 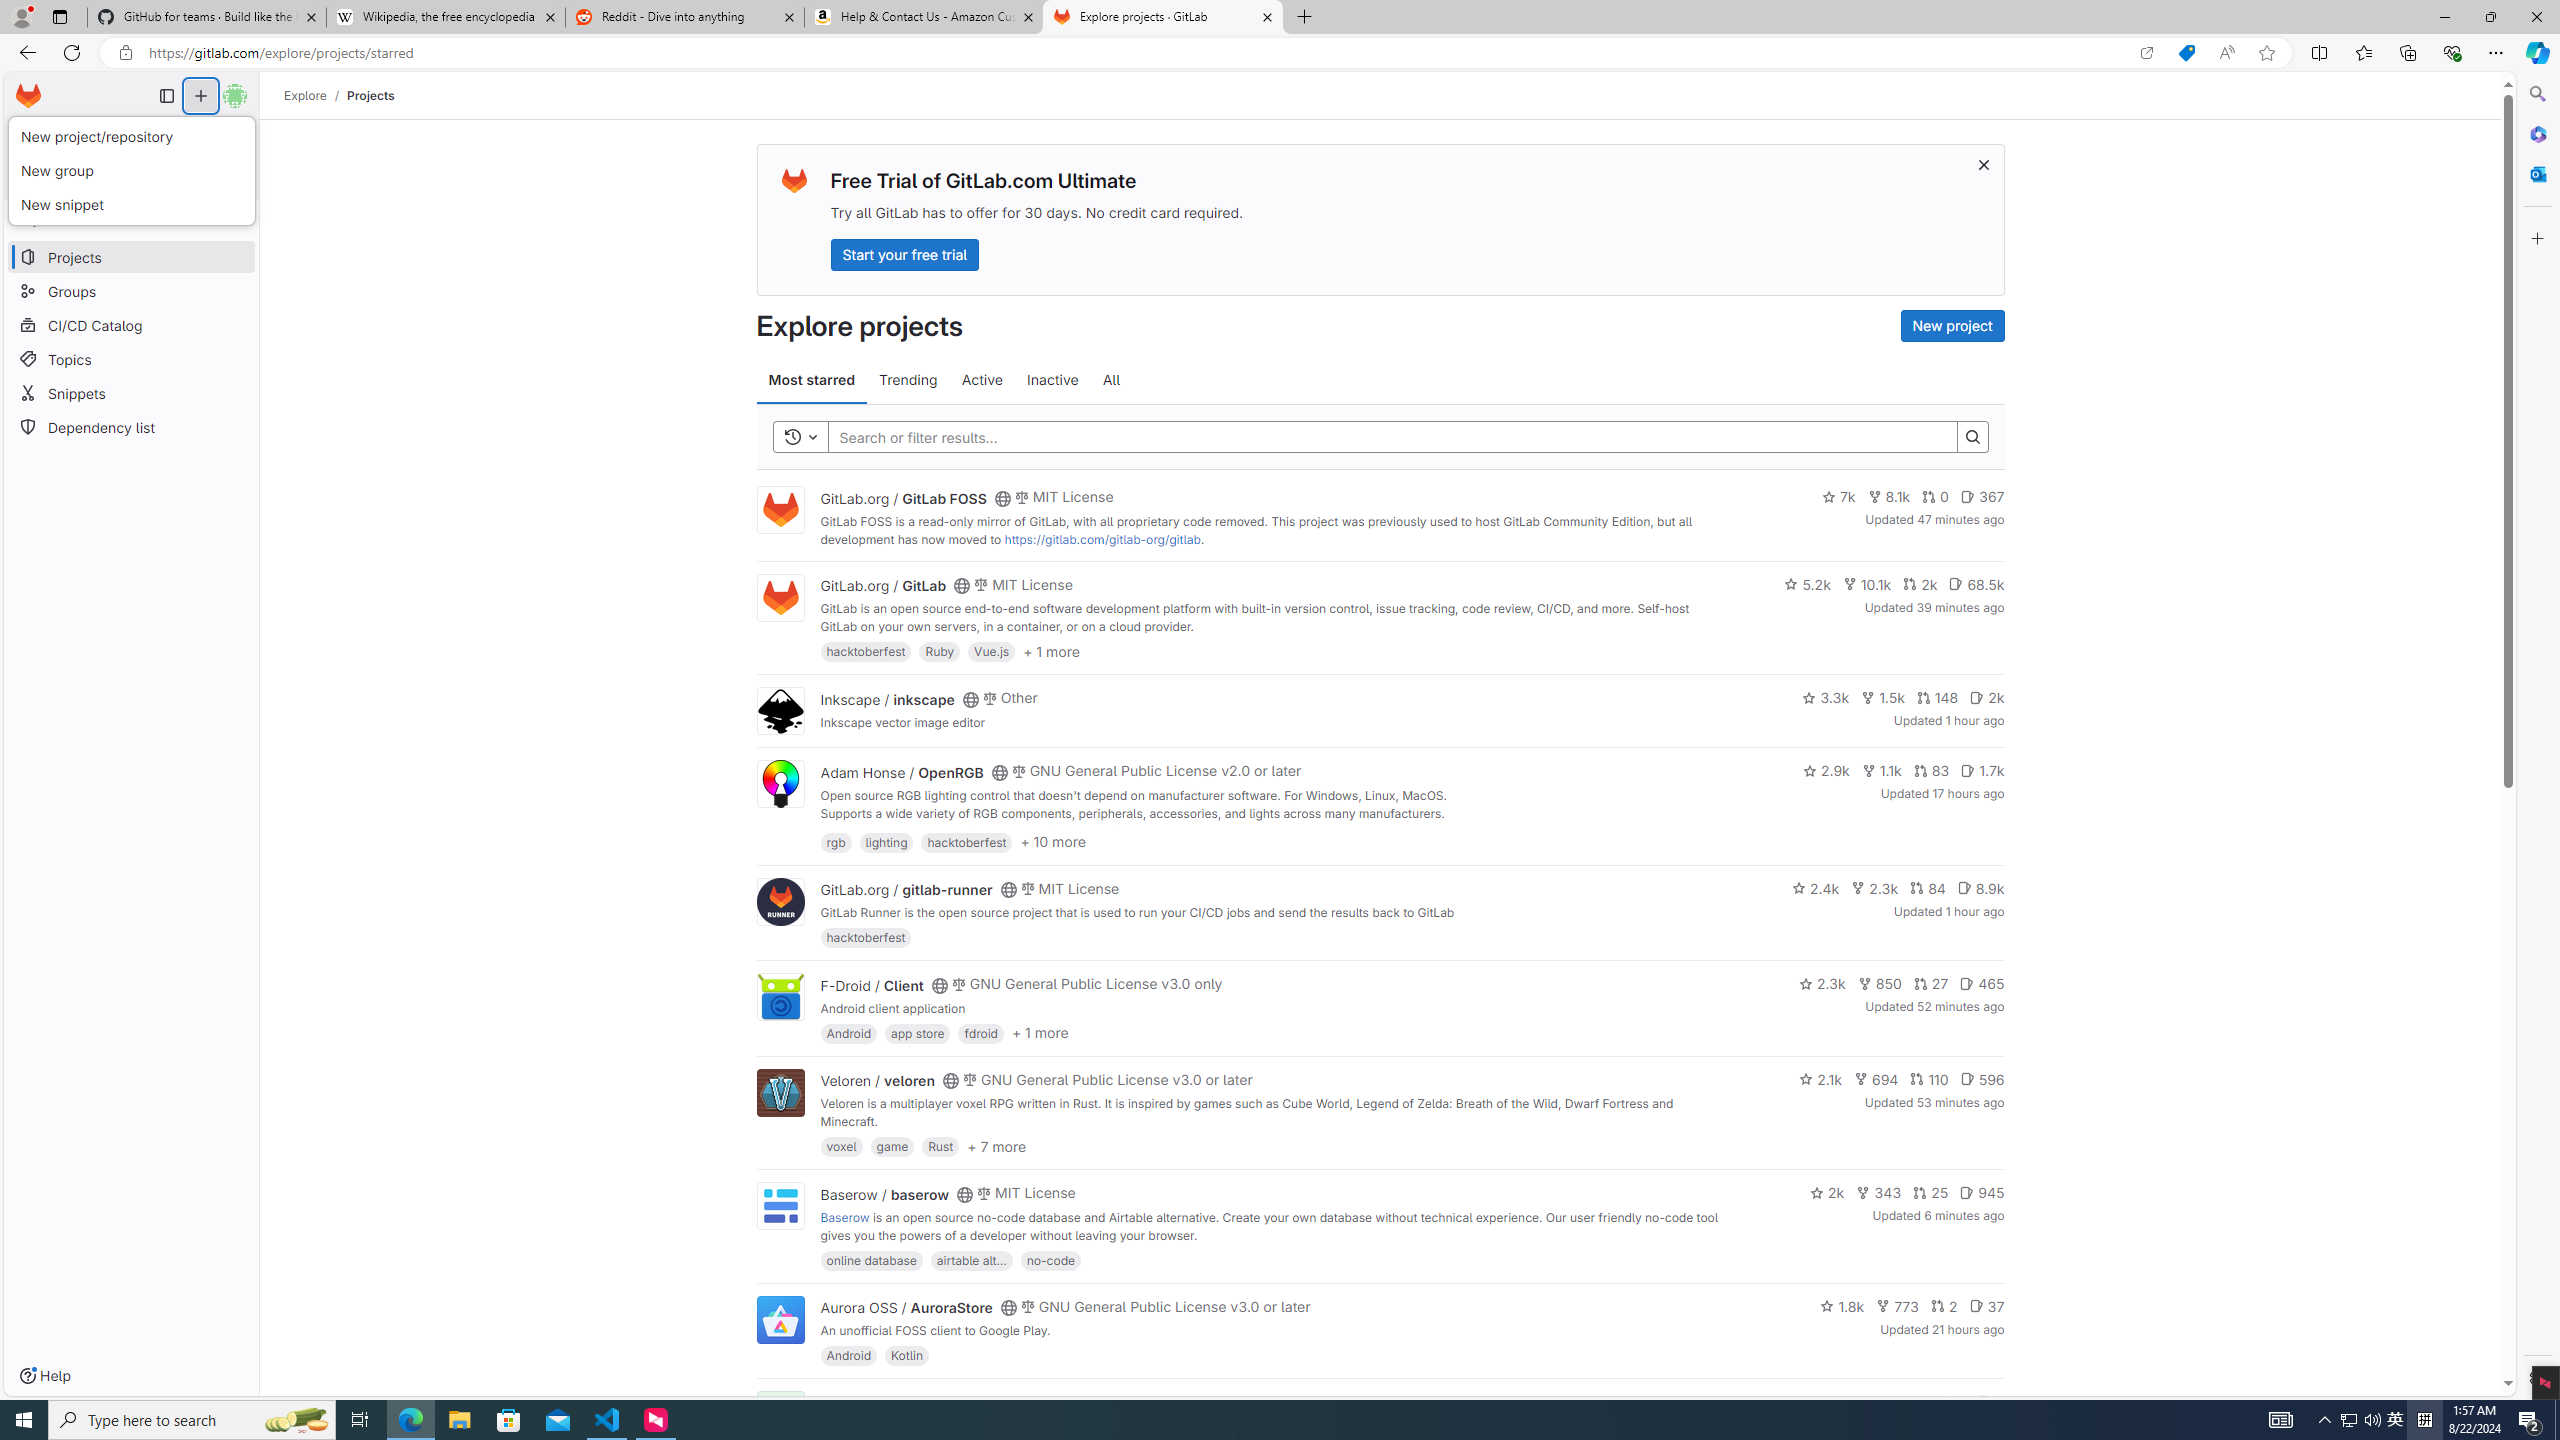 What do you see at coordinates (370, 95) in the screenshot?
I see `'Projects'` at bounding box center [370, 95].